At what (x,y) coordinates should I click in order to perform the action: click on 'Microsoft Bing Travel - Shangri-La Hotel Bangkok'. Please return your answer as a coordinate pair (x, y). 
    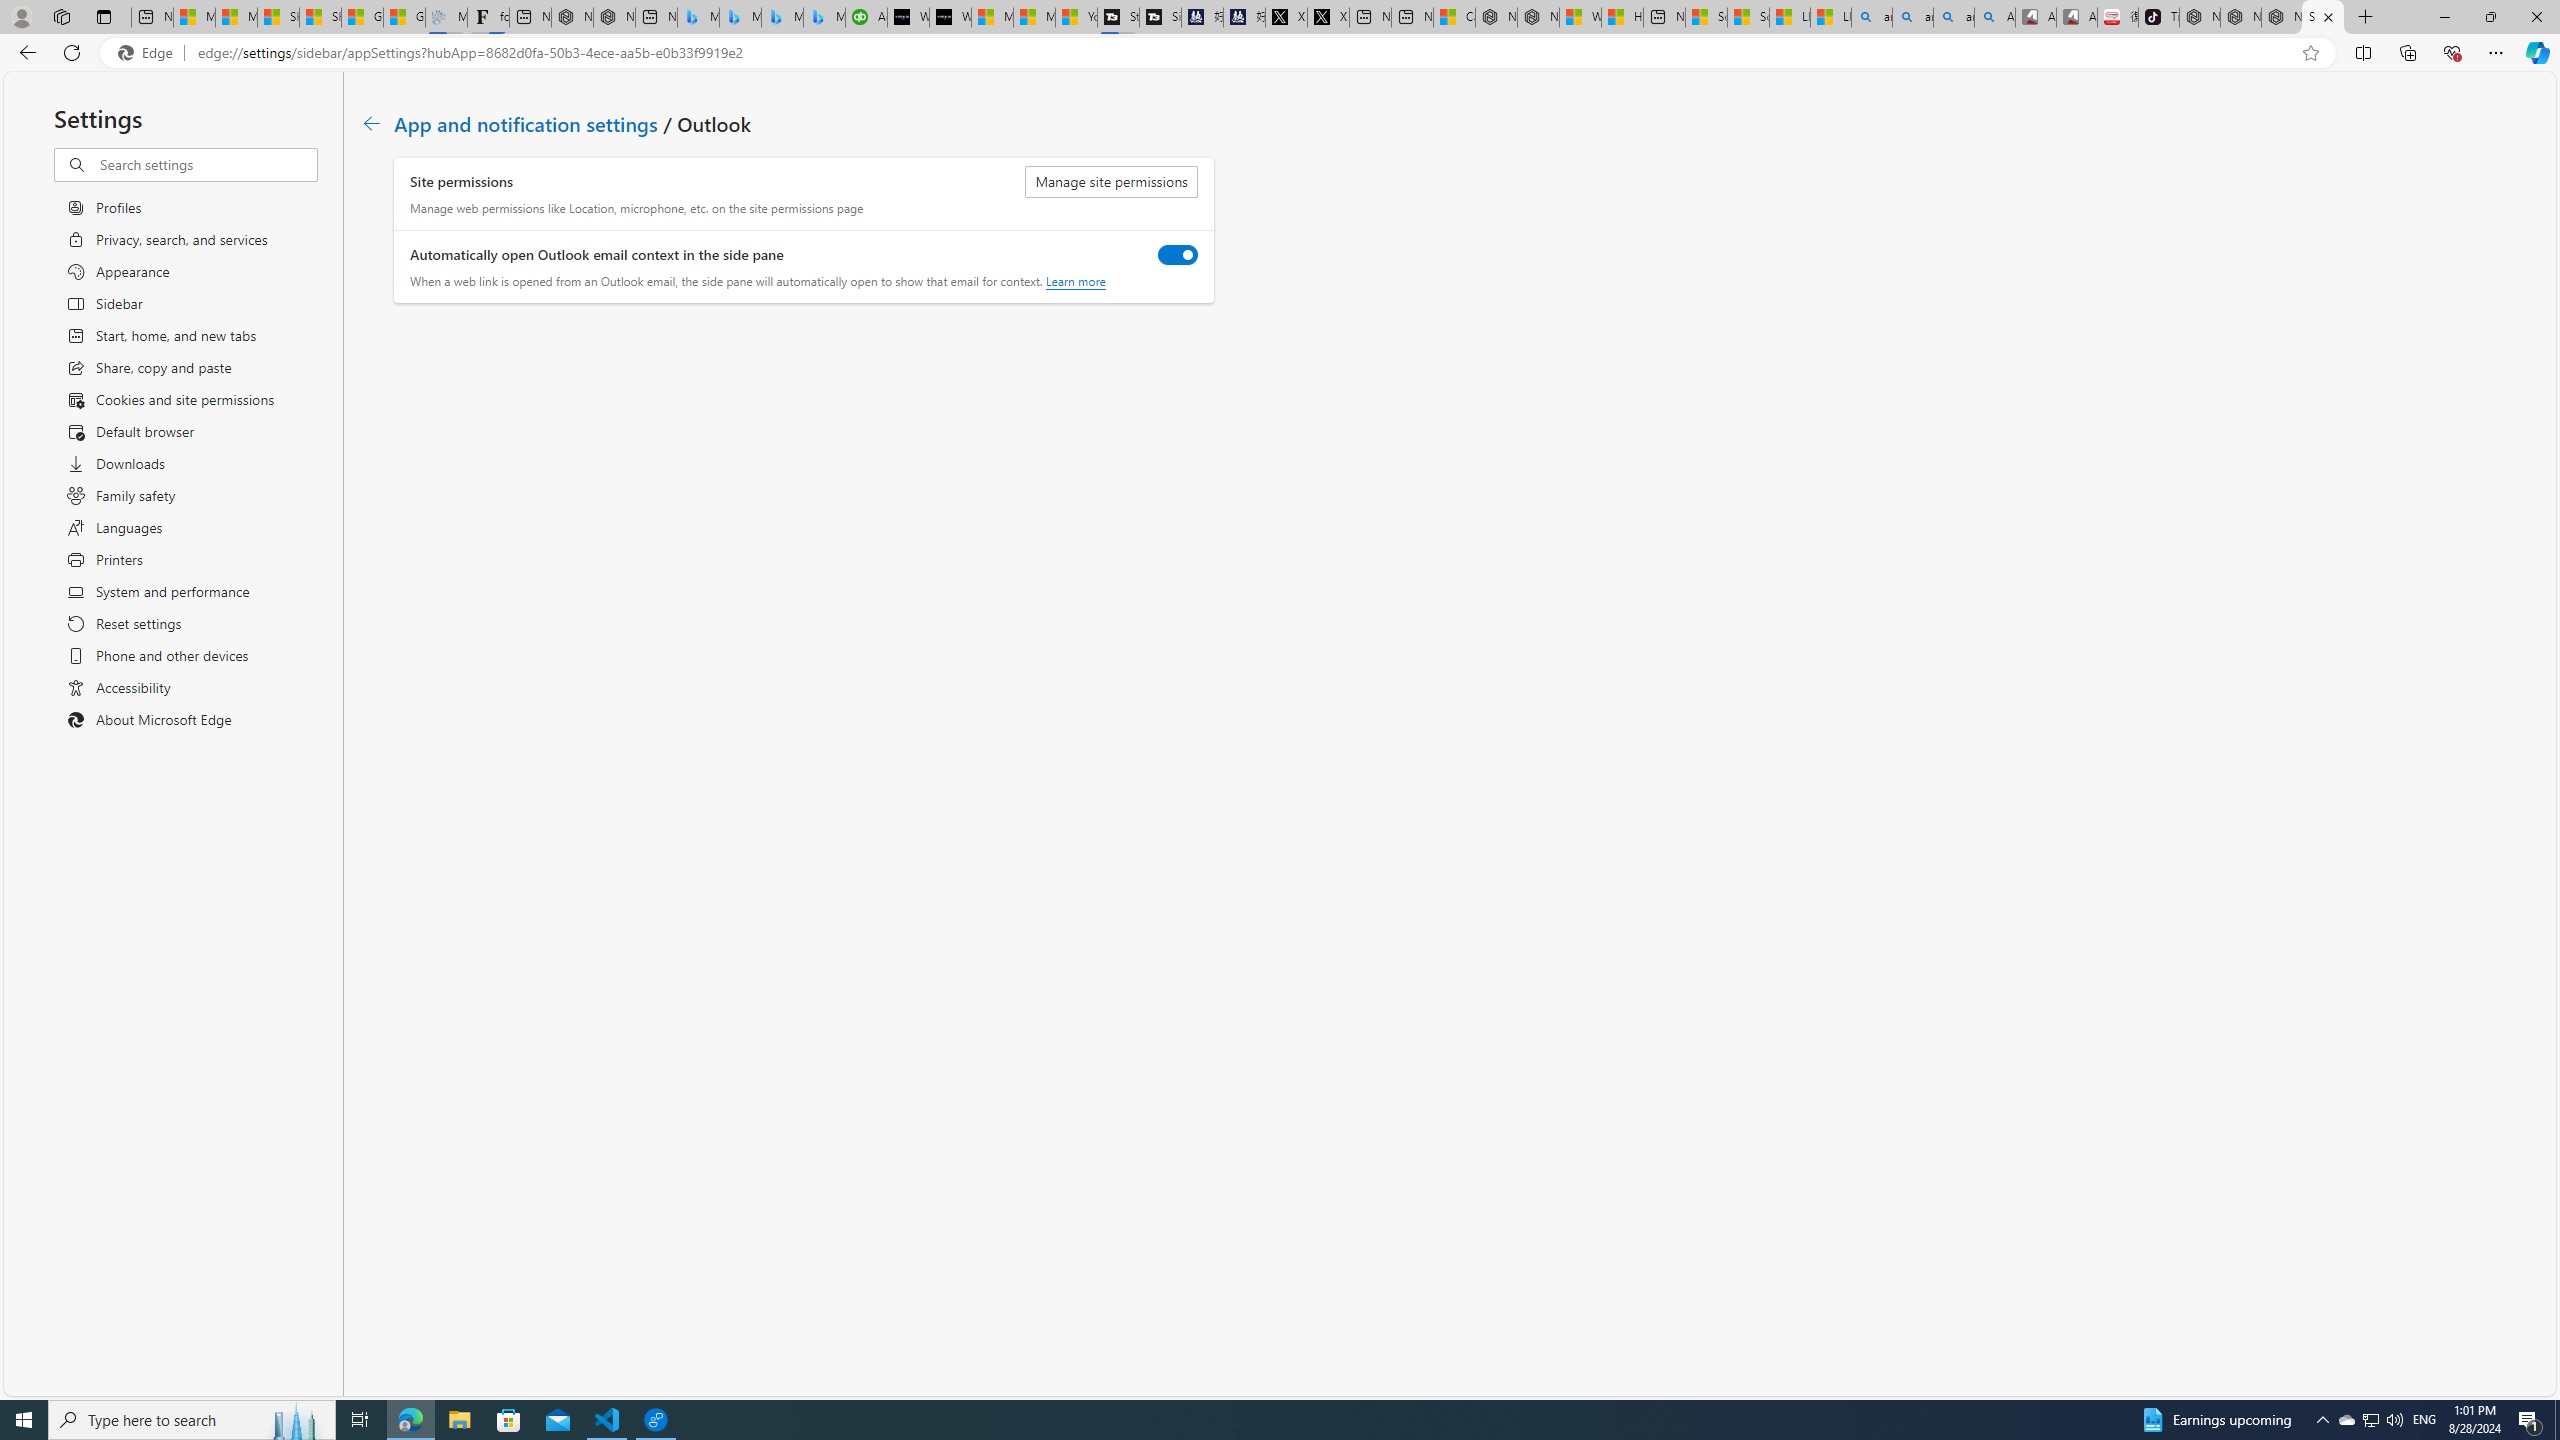
    Looking at the image, I should click on (824, 16).